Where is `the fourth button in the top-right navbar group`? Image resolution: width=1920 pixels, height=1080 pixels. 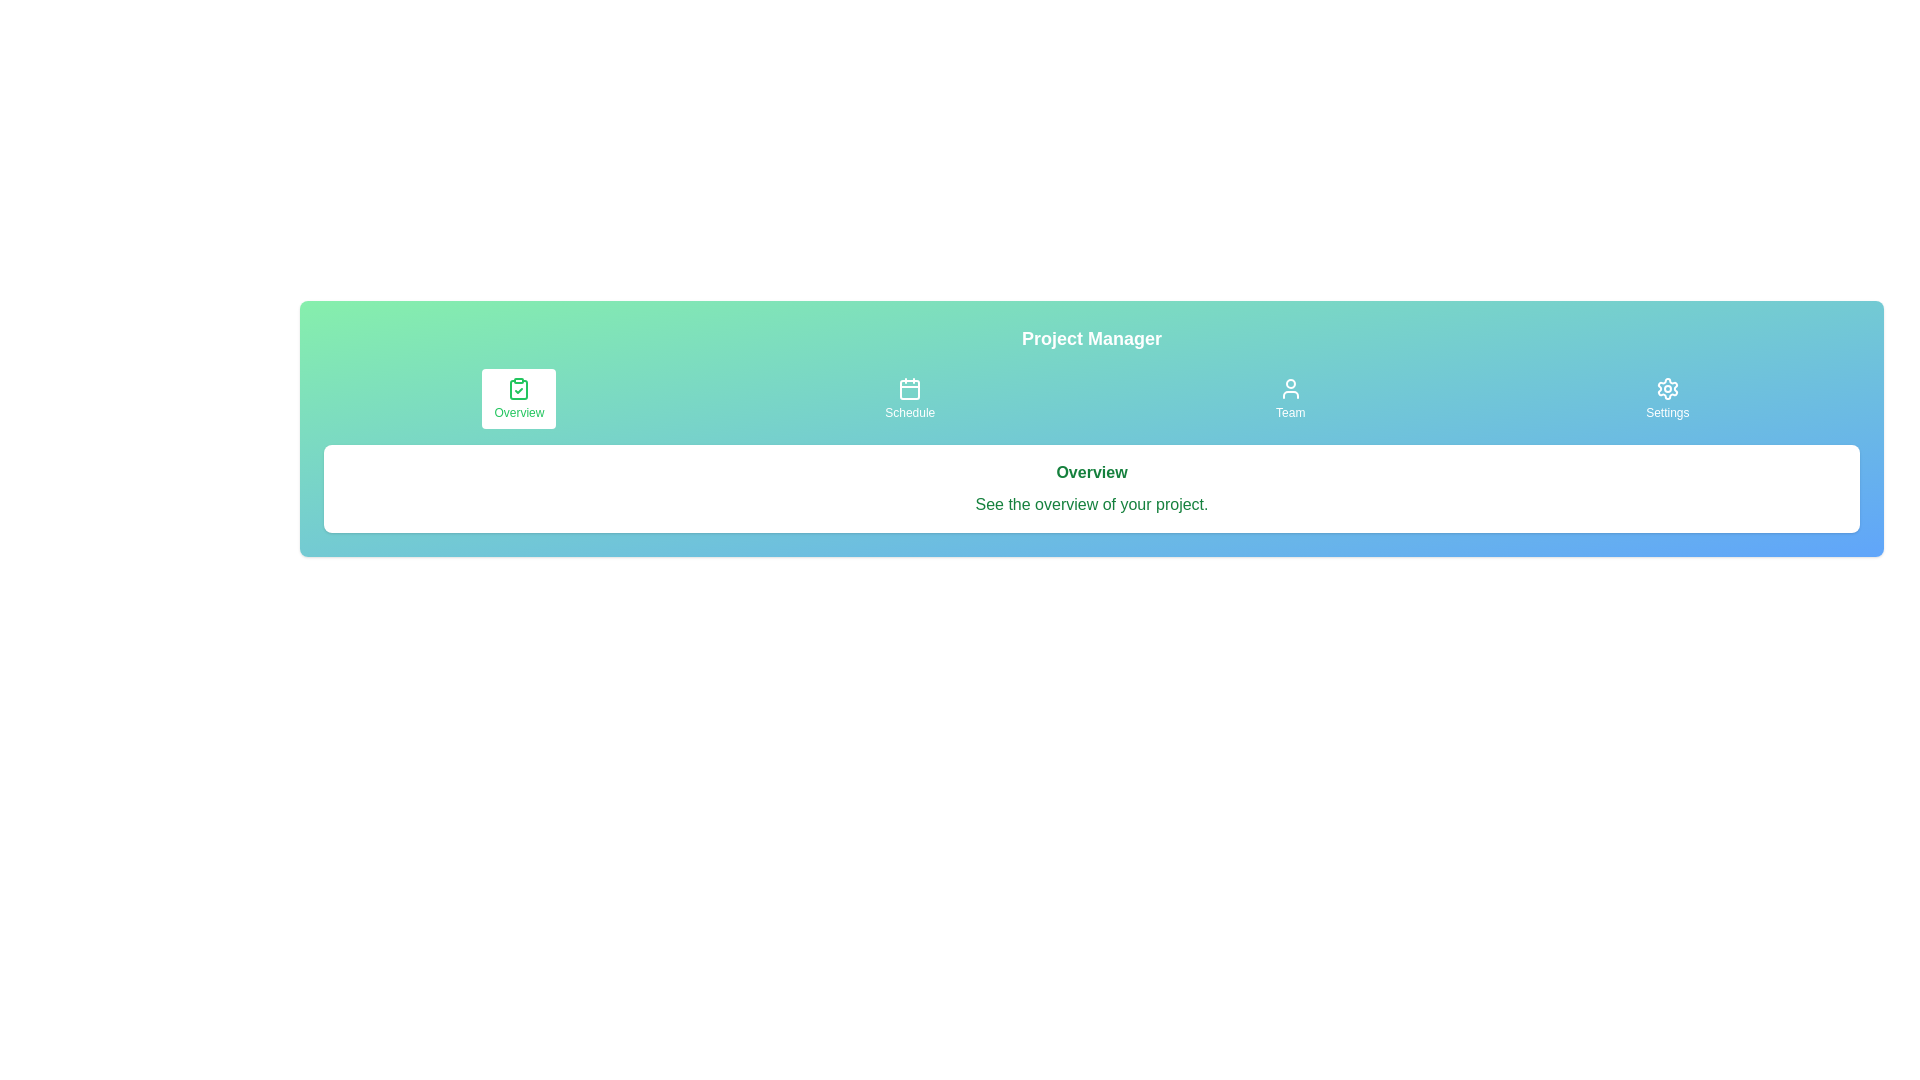
the fourth button in the top-right navbar group is located at coordinates (1667, 398).